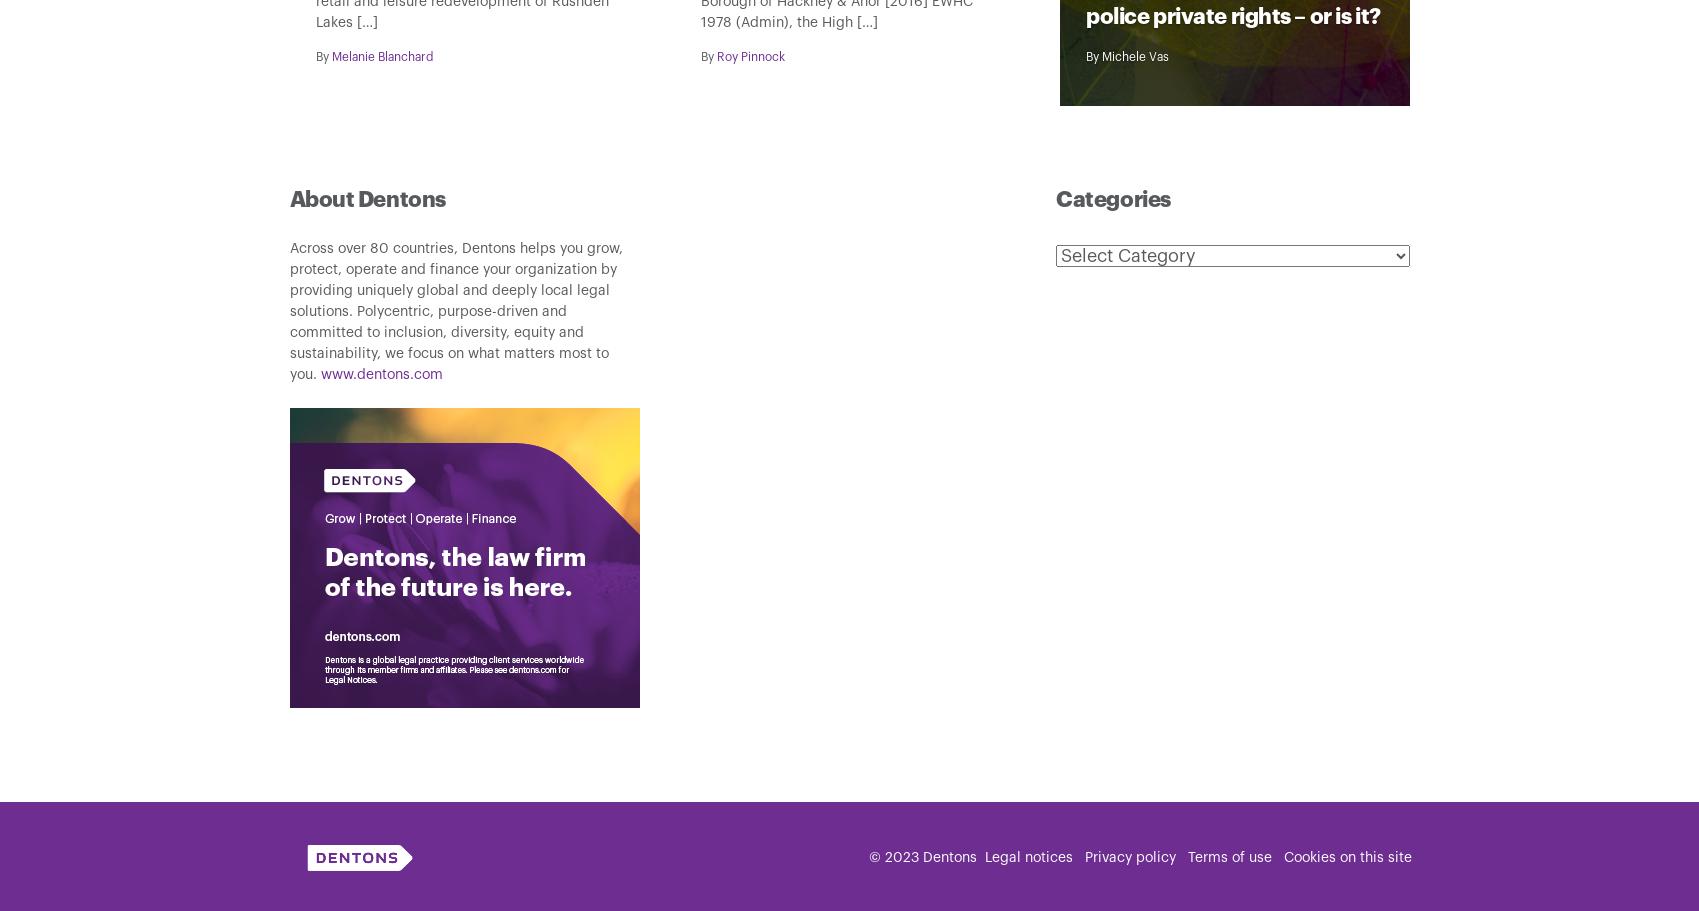 The height and width of the screenshot is (911, 1699). I want to click on 'Categories', so click(1112, 198).